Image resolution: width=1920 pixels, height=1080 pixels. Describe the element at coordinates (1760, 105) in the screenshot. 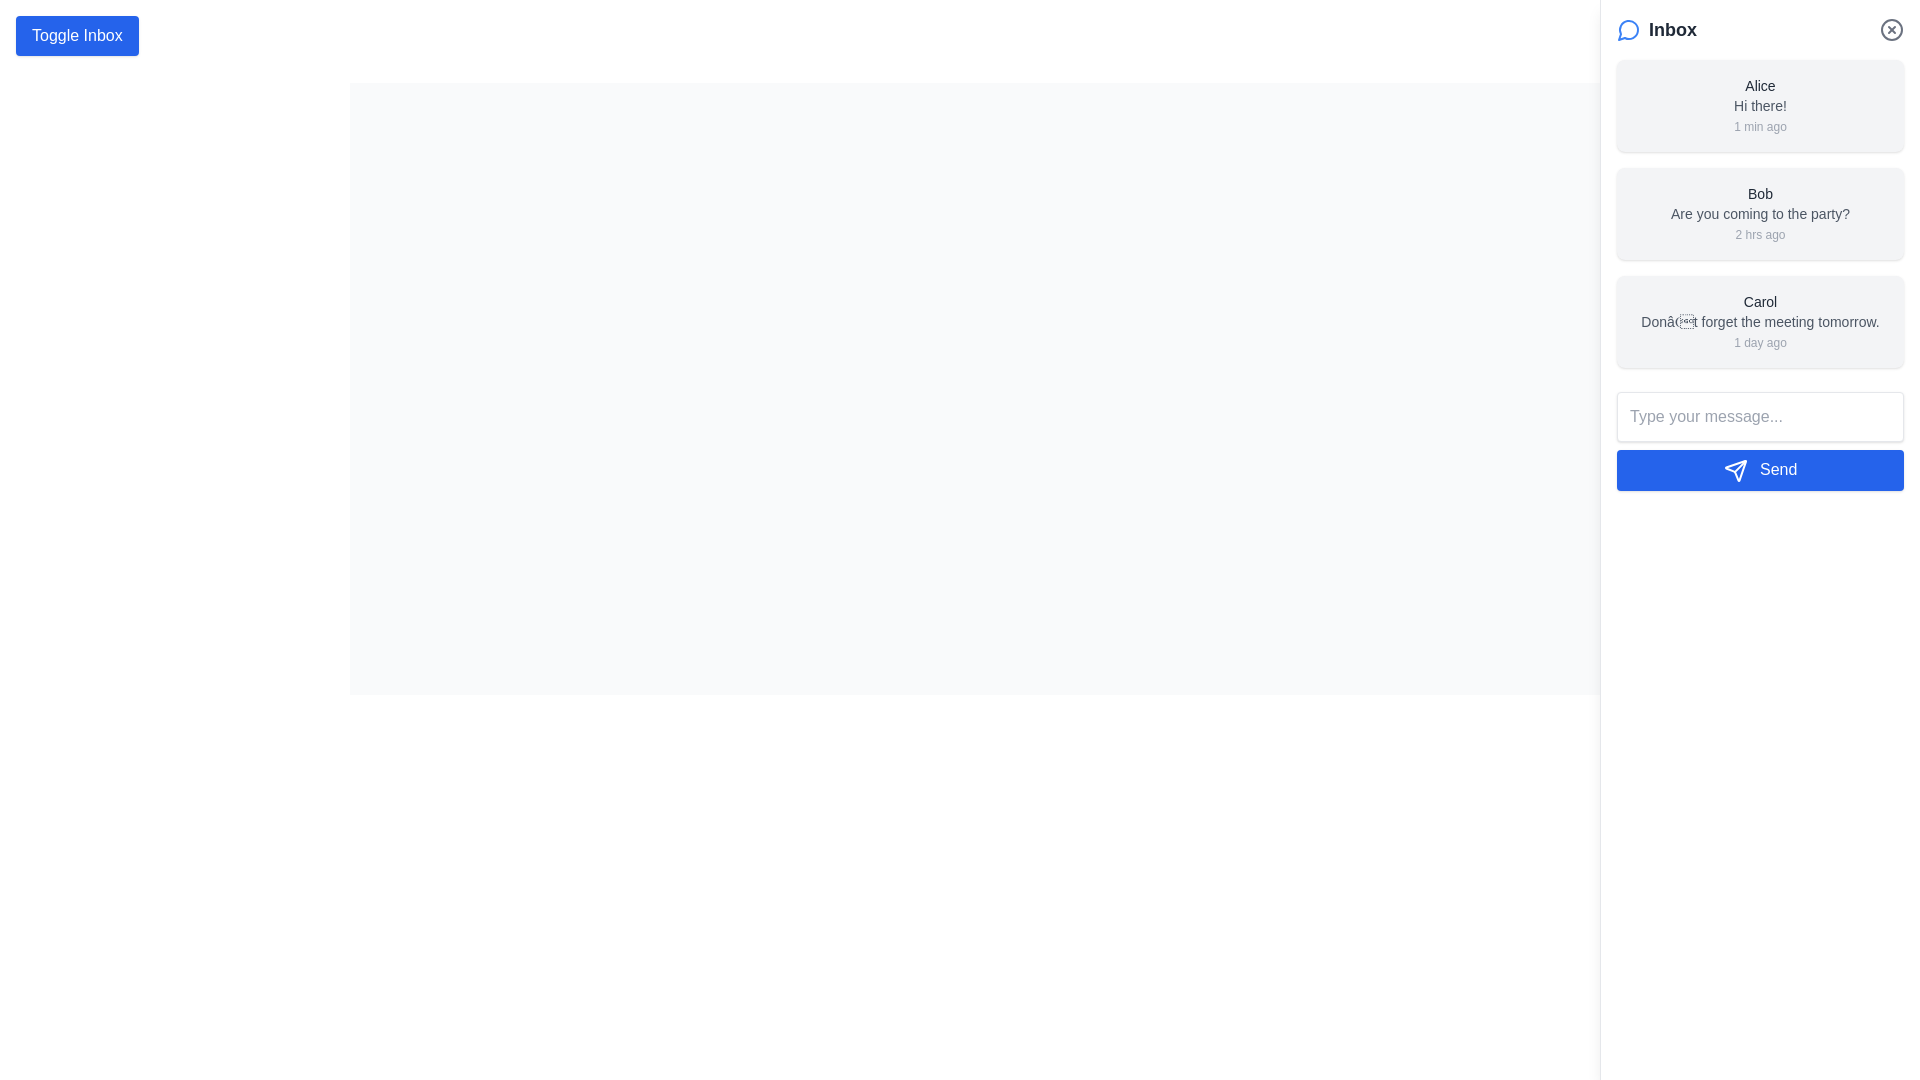

I see `the first message preview panel in the Inbox section` at that location.